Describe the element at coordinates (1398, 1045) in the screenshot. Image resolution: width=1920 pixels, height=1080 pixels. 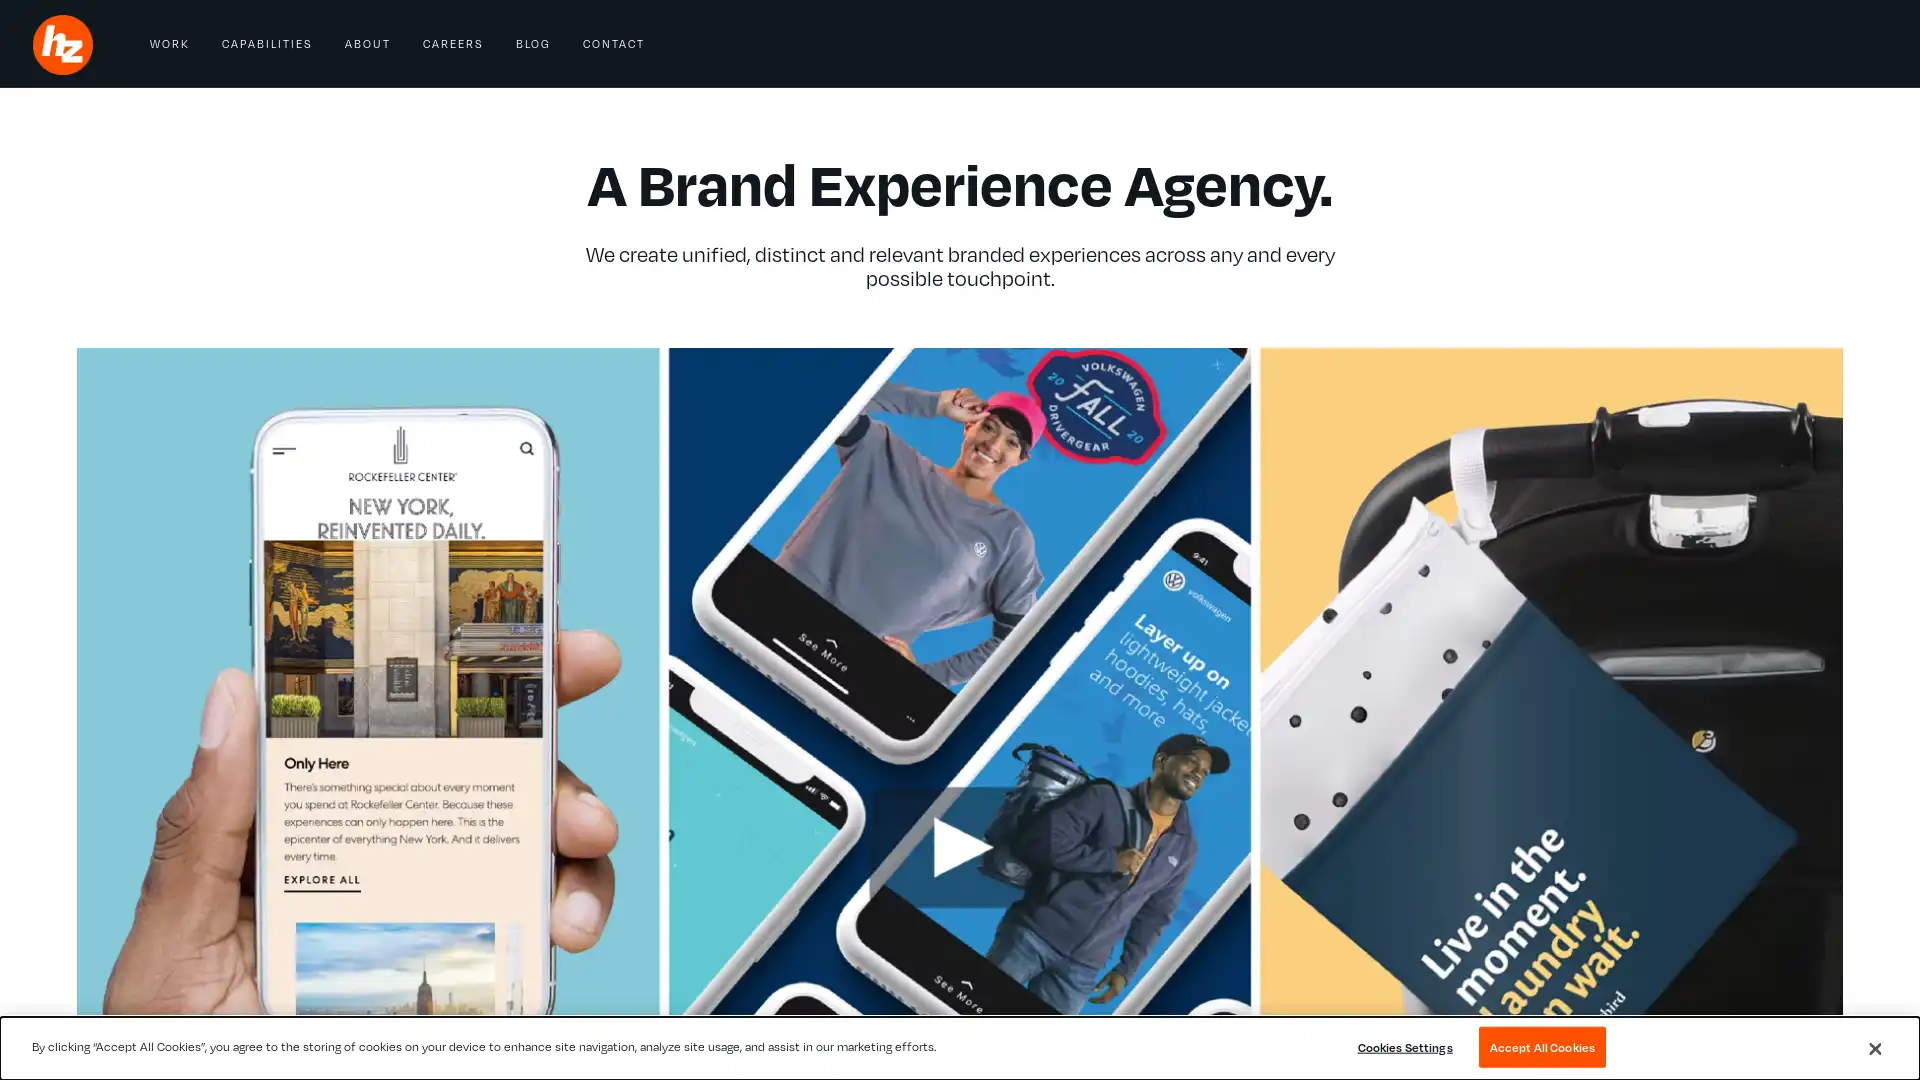
I see `Cookies Settings` at that location.